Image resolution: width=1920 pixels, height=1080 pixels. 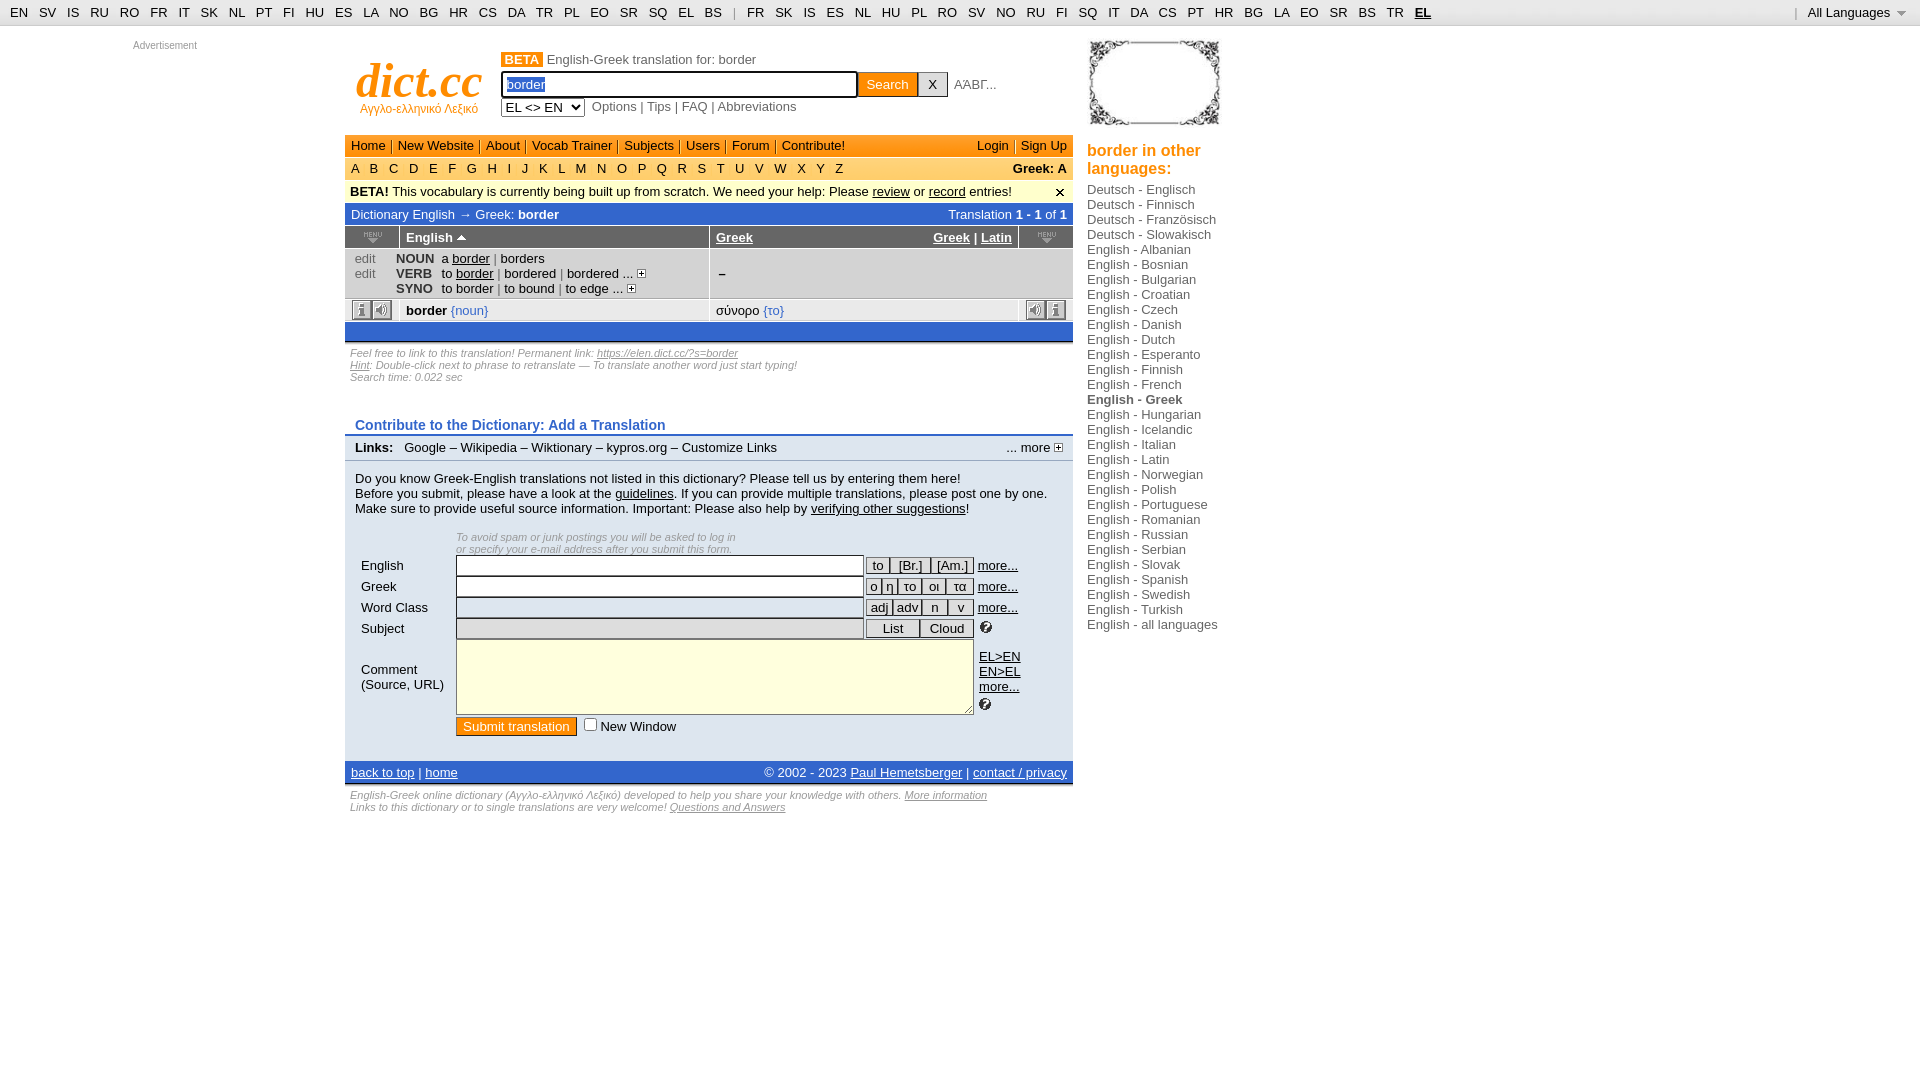 What do you see at coordinates (1147, 503) in the screenshot?
I see `'English - Portuguese'` at bounding box center [1147, 503].